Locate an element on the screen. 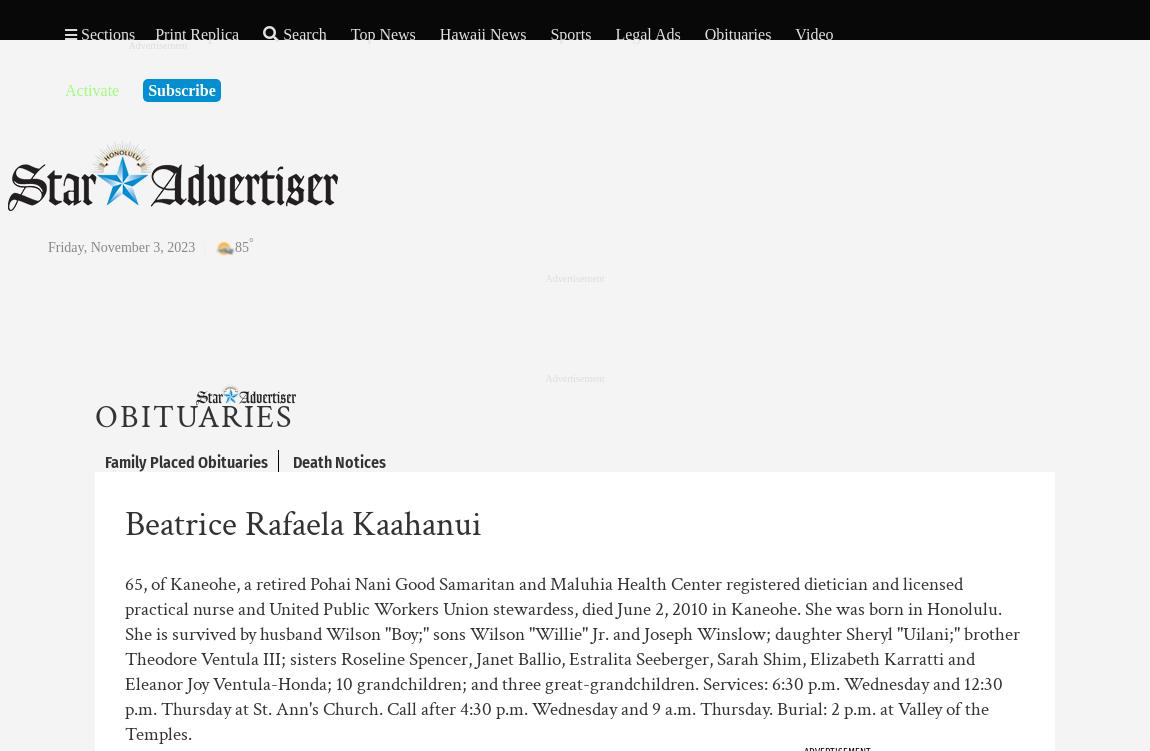 This screenshot has height=751, width=1150. 'Obituaries' is located at coordinates (736, 34).